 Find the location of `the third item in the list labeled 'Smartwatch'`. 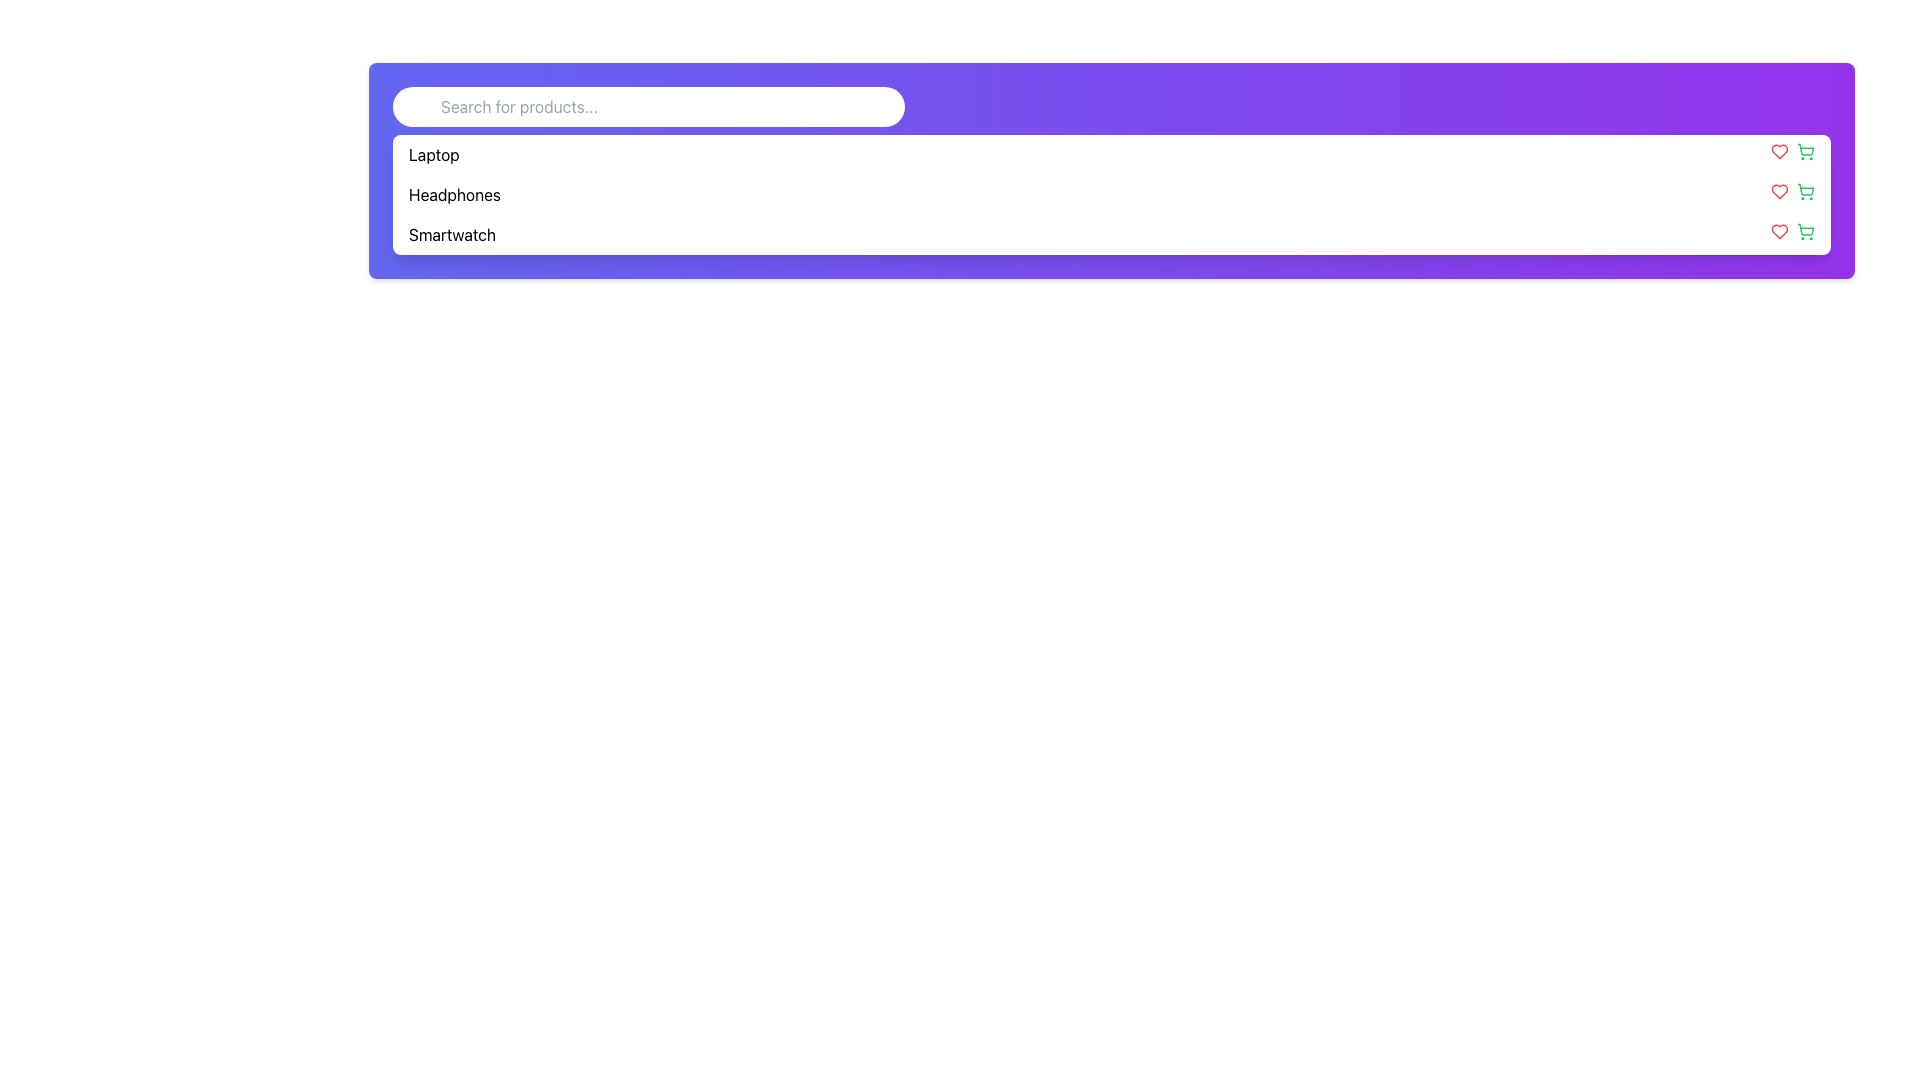

the third item in the list labeled 'Smartwatch' is located at coordinates (1111, 234).